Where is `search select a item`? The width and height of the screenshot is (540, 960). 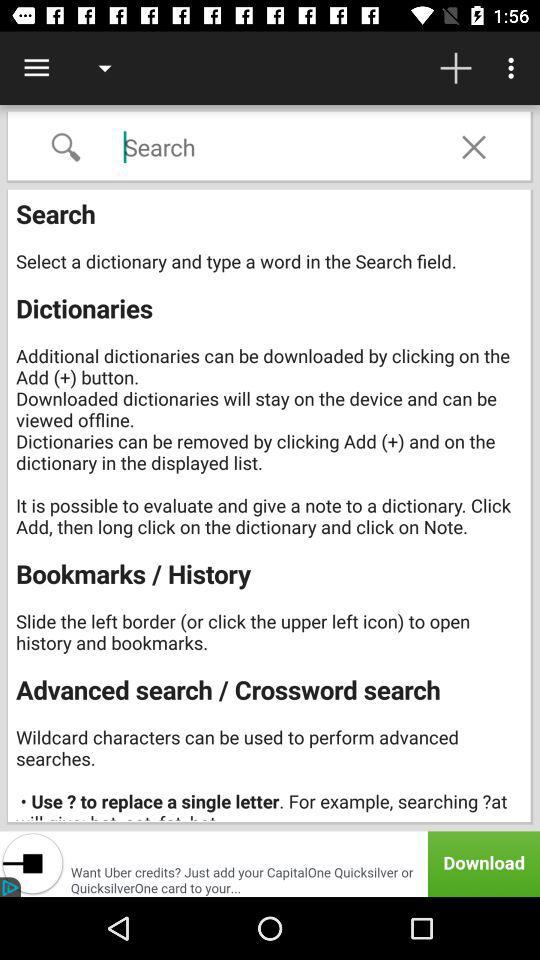 search select a item is located at coordinates (270, 506).